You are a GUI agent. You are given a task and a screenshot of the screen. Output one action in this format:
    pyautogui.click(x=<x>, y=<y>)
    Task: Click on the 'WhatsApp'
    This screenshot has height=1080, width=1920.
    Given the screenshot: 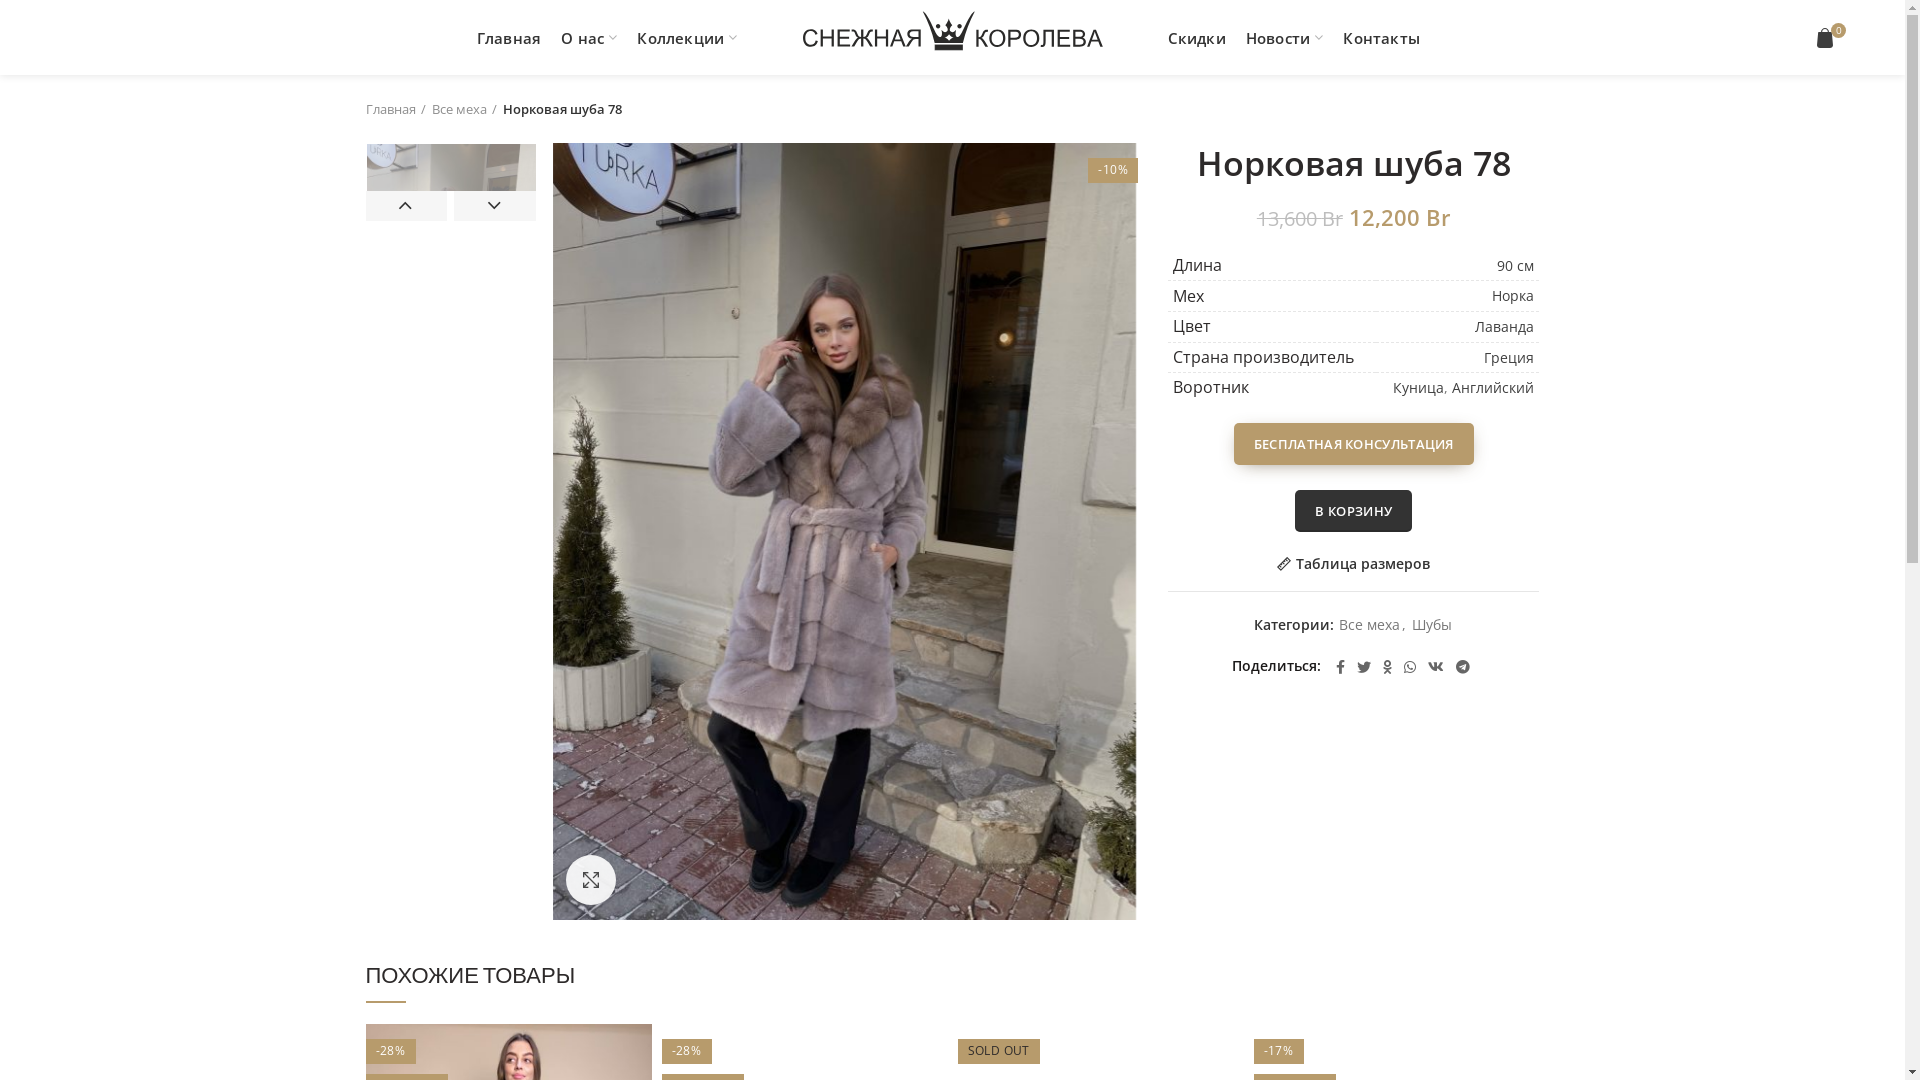 What is the action you would take?
    pyautogui.click(x=1396, y=667)
    